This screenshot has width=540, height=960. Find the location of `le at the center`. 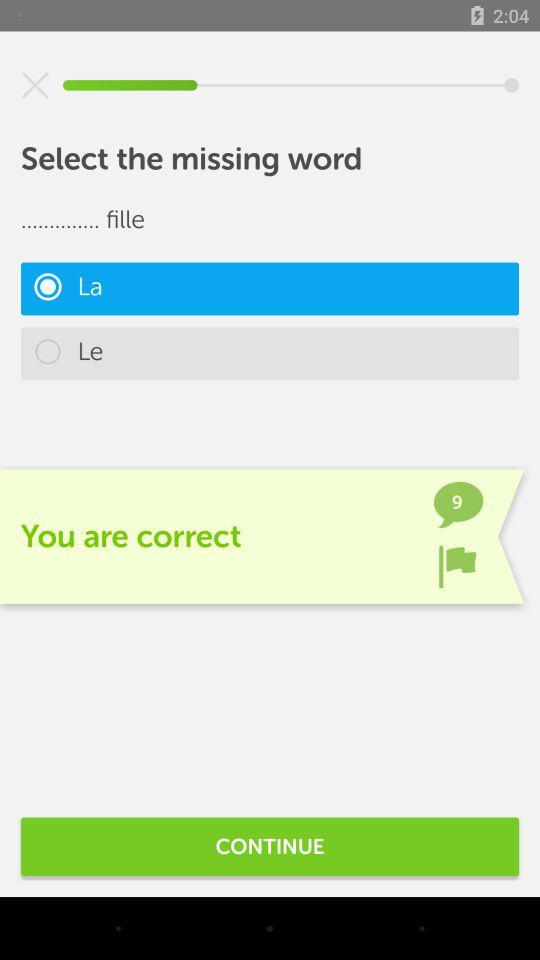

le at the center is located at coordinates (270, 353).